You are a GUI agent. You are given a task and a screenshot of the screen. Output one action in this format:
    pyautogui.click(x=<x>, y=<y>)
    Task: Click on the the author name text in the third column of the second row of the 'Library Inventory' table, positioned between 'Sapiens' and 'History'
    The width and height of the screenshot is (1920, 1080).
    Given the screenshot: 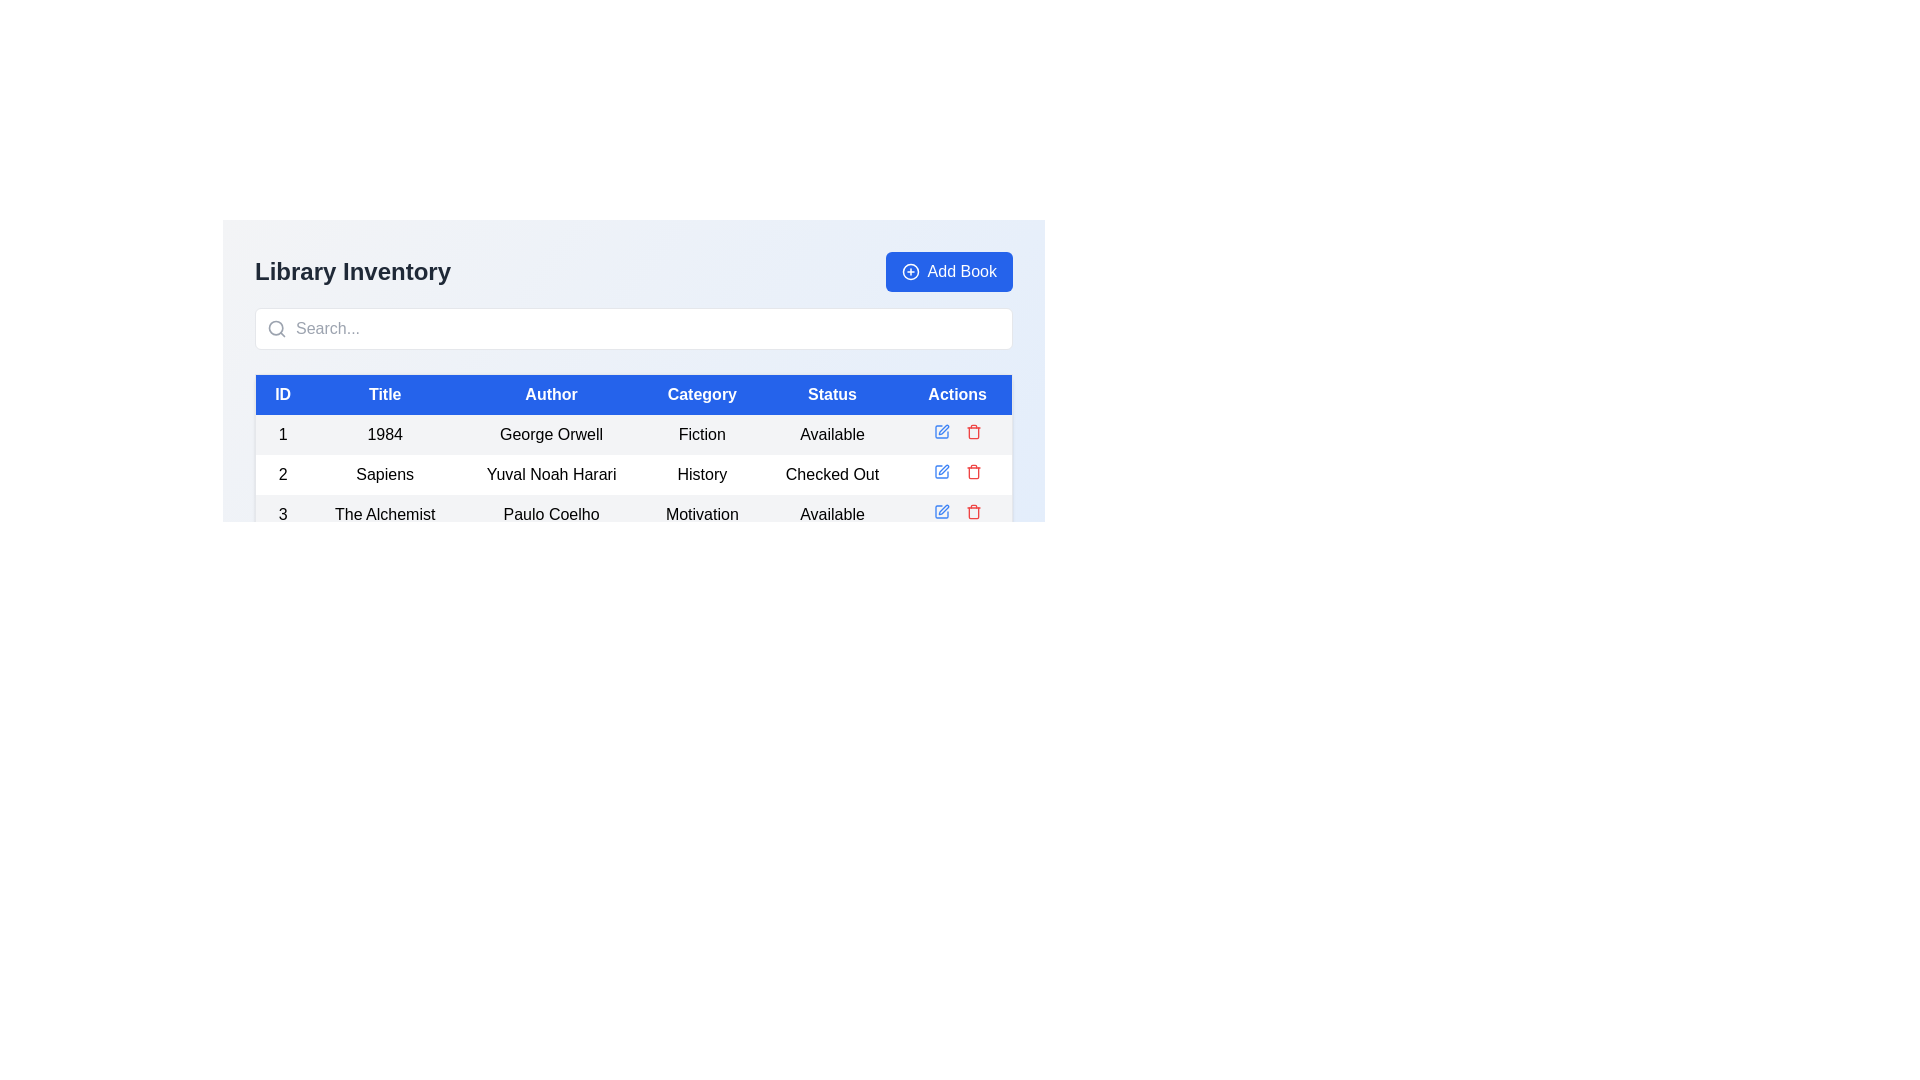 What is the action you would take?
    pyautogui.click(x=551, y=474)
    